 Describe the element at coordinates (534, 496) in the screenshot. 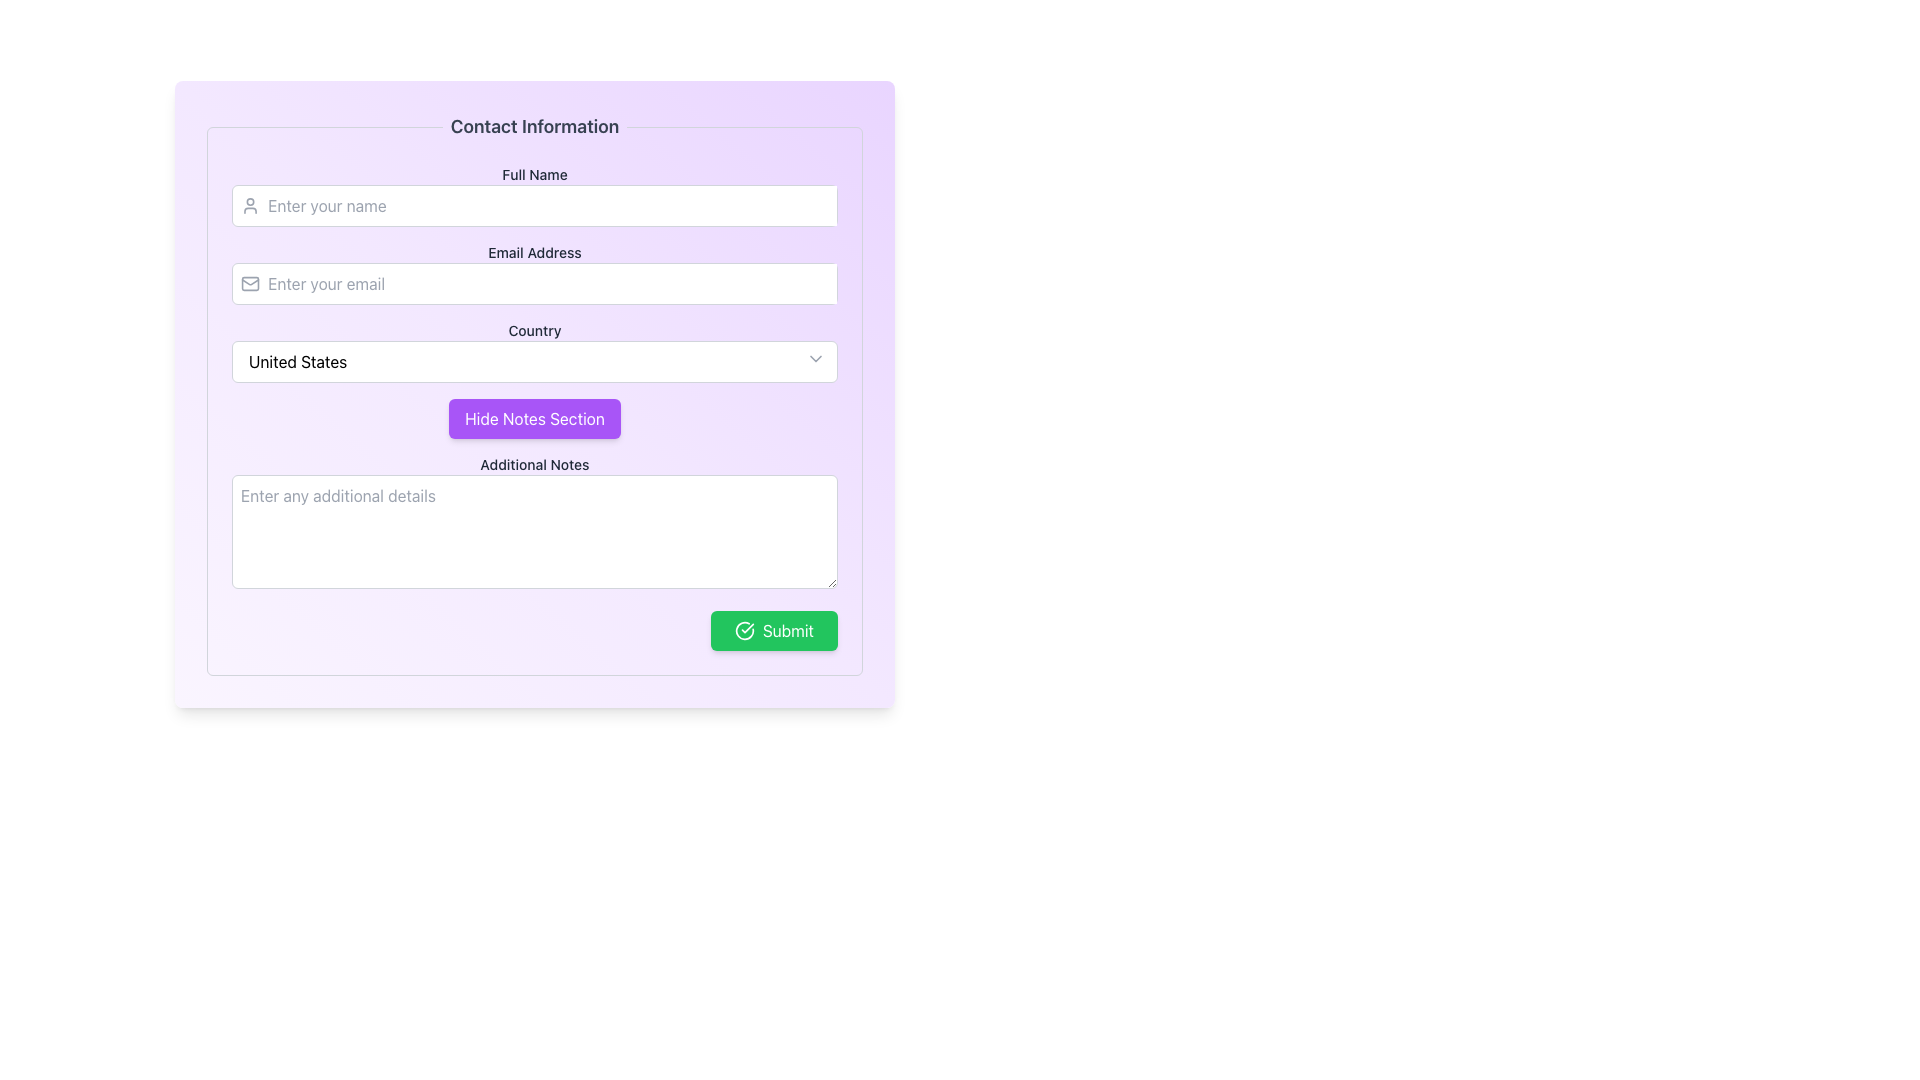

I see `the button in the notes section` at that location.